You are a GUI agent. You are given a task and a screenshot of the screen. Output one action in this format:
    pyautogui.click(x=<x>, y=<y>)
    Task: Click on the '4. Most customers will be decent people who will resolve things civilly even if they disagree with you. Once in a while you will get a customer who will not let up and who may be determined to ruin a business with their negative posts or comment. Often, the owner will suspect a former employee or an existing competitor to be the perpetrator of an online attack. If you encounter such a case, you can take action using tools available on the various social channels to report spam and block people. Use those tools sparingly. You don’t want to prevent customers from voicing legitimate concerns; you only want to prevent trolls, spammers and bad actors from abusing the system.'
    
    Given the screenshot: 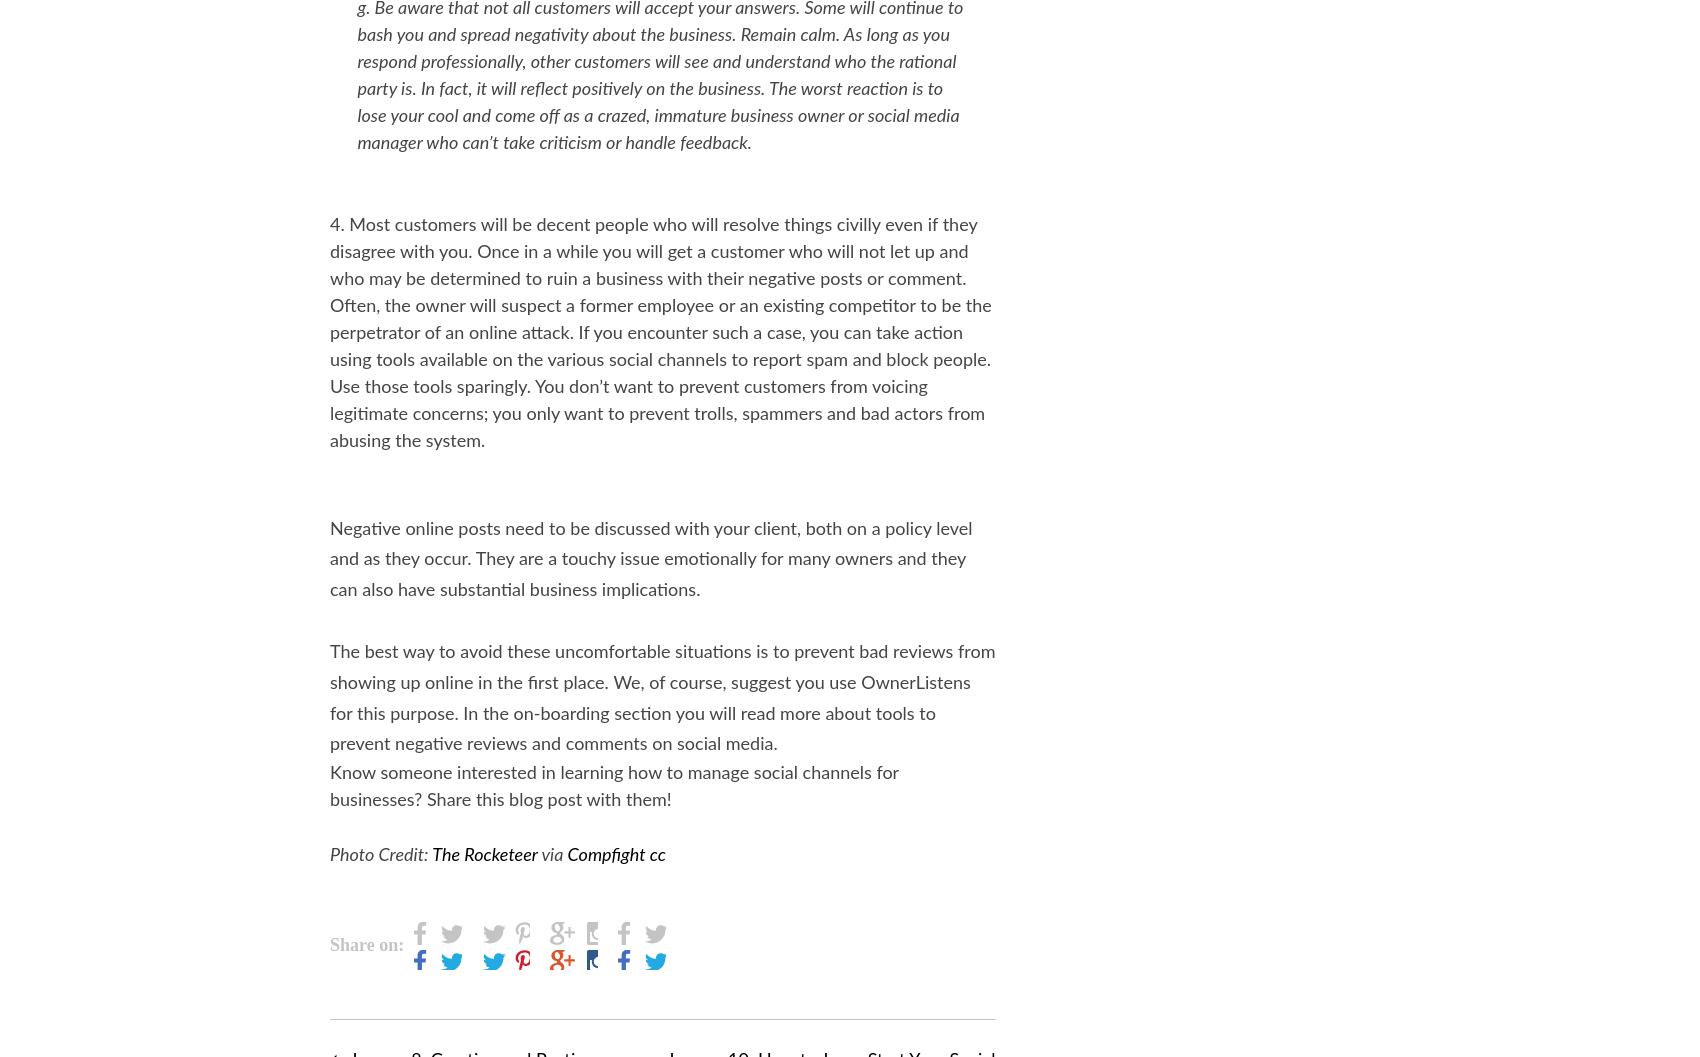 What is the action you would take?
    pyautogui.click(x=660, y=332)
    